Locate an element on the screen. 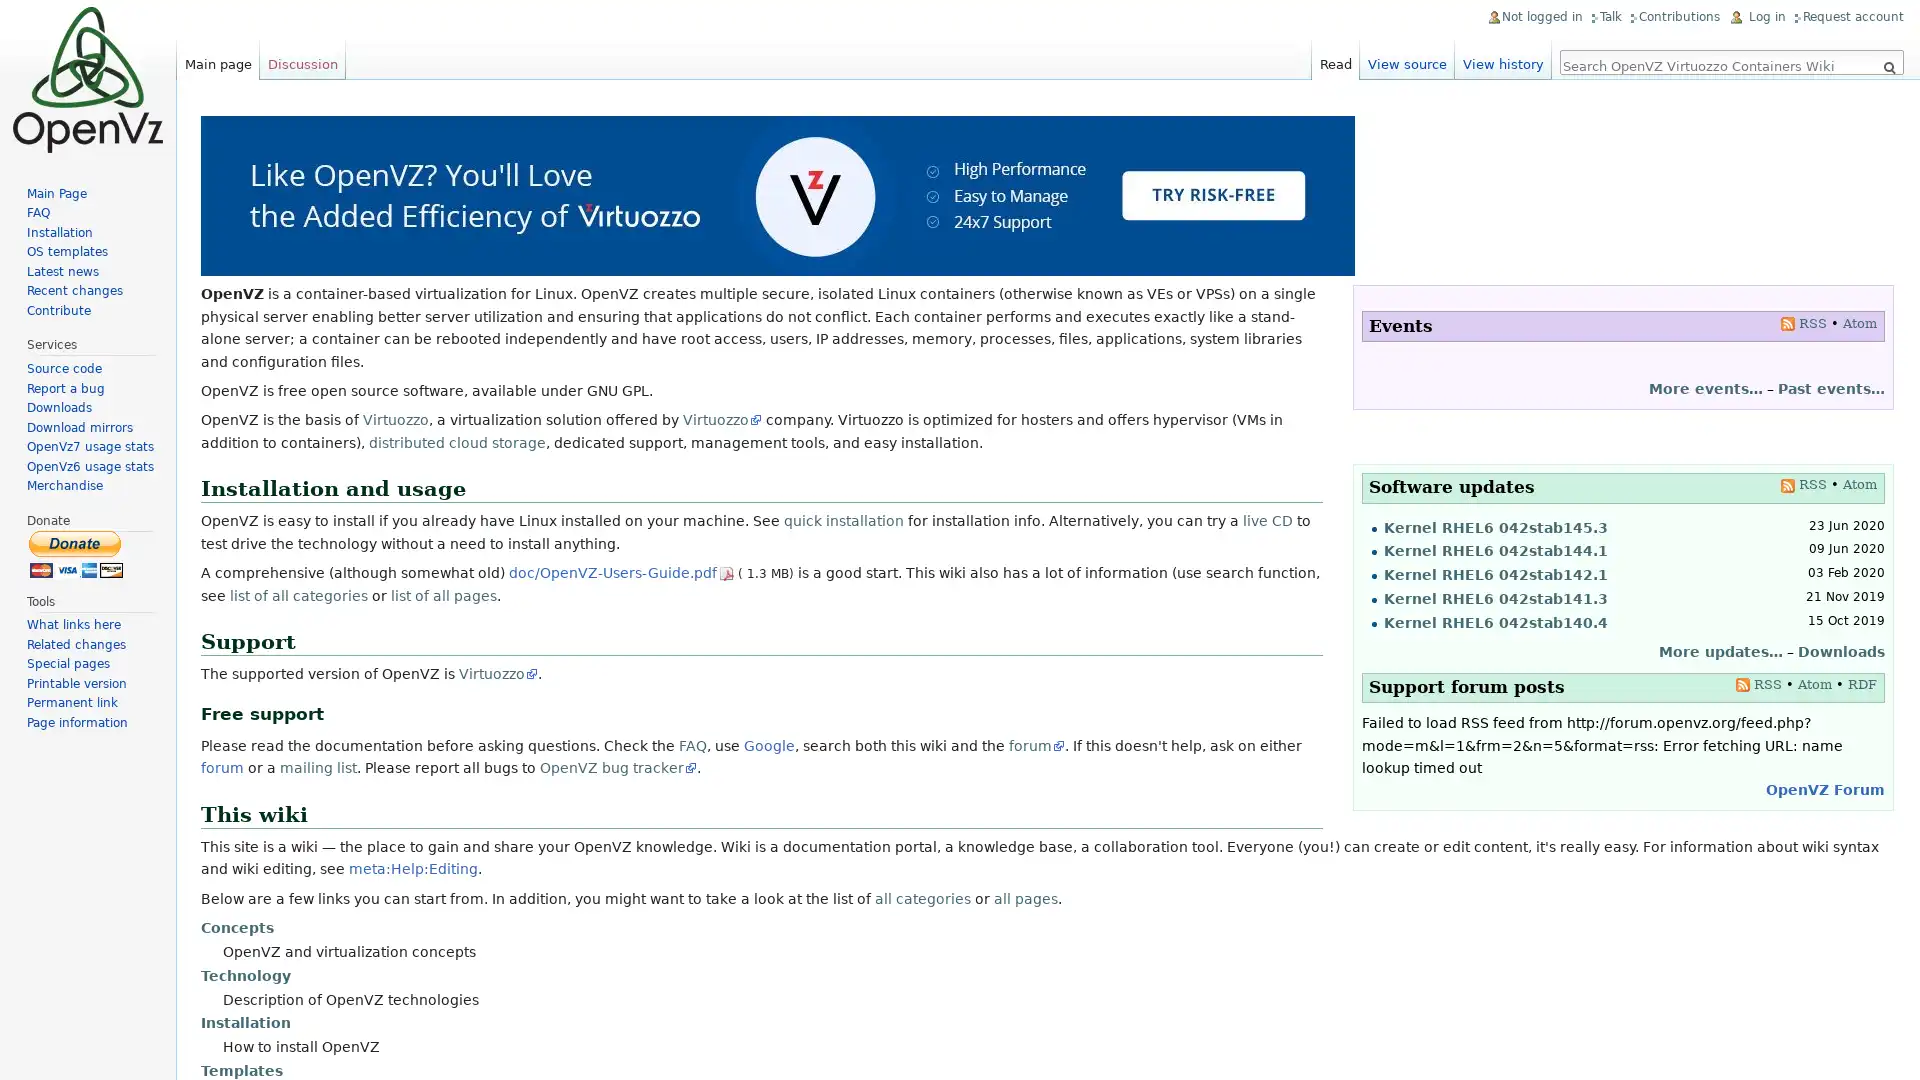 Image resolution: width=1920 pixels, height=1080 pixels. Go is located at coordinates (1888, 67).